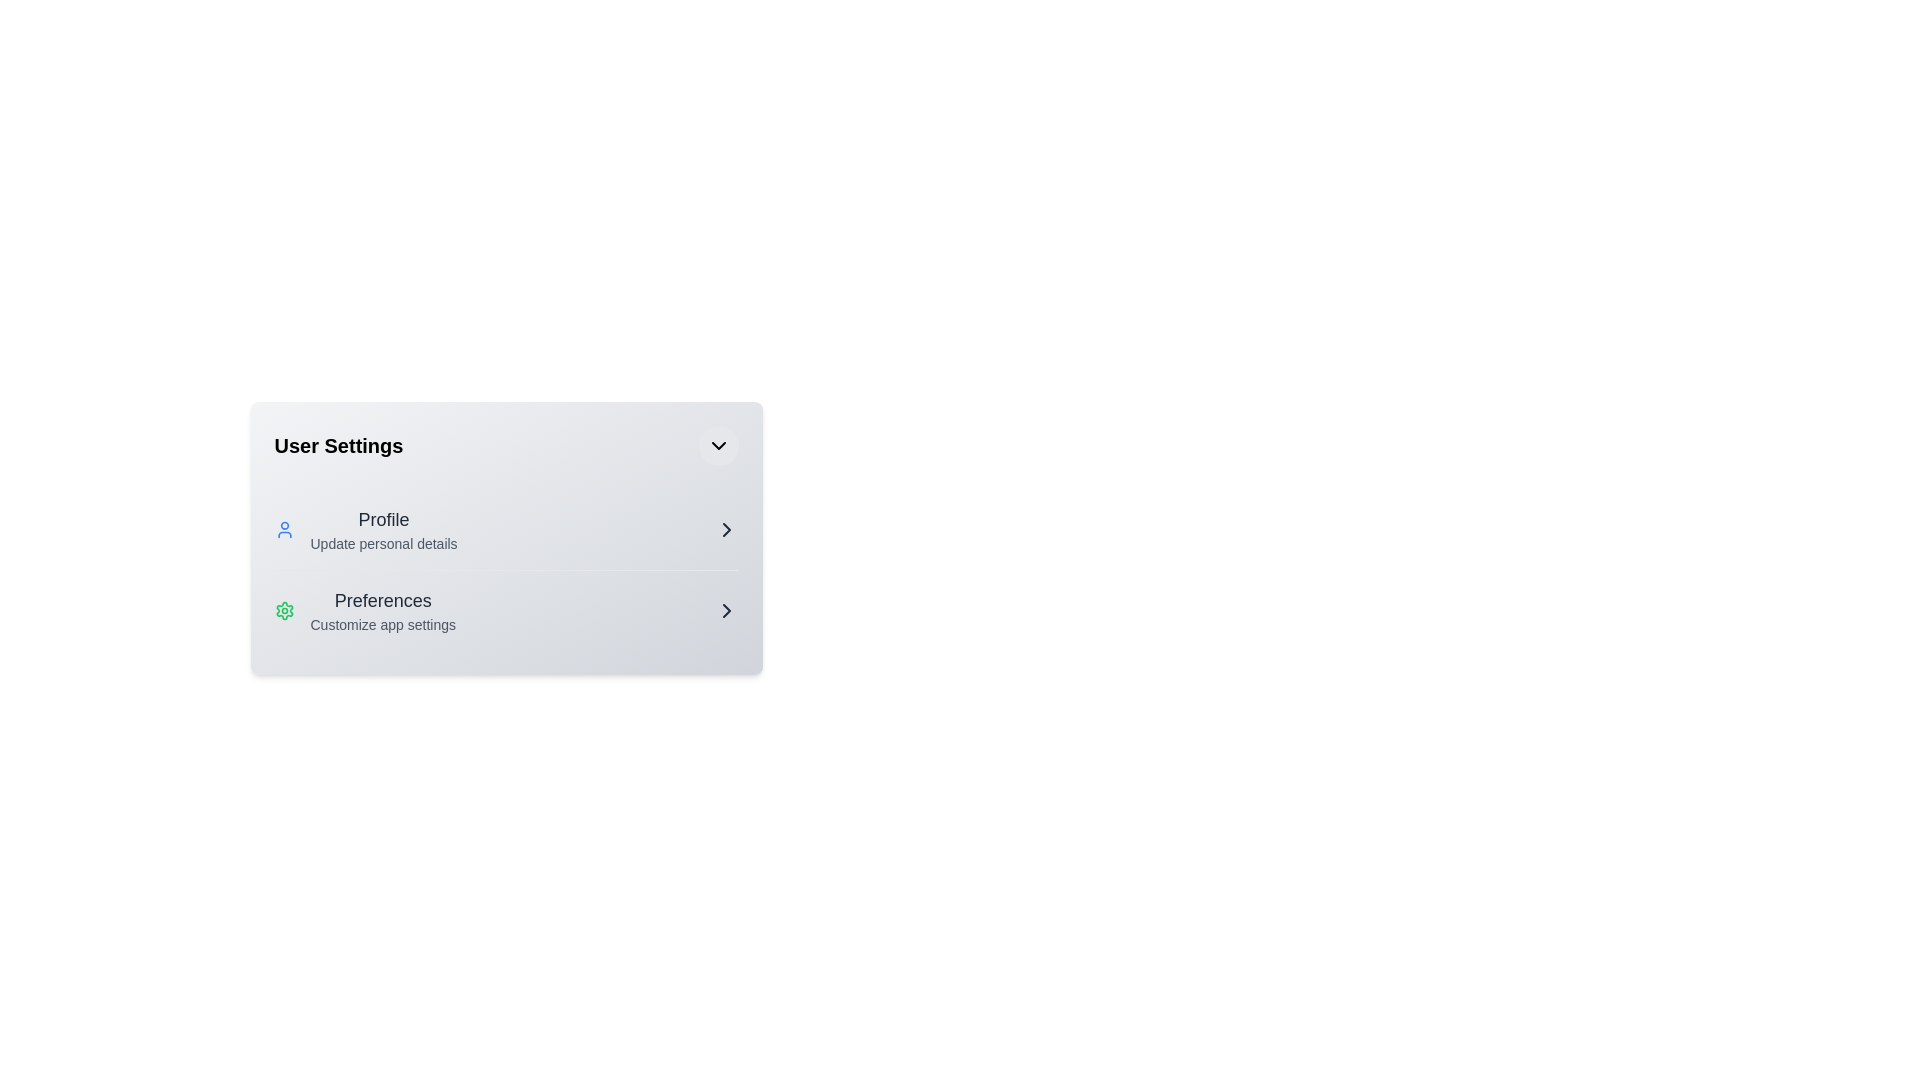 This screenshot has width=1920, height=1080. What do you see at coordinates (384, 543) in the screenshot?
I see `the static text label displaying 'Update personal details' located under the 'Profile' text in the user settings menu` at bounding box center [384, 543].